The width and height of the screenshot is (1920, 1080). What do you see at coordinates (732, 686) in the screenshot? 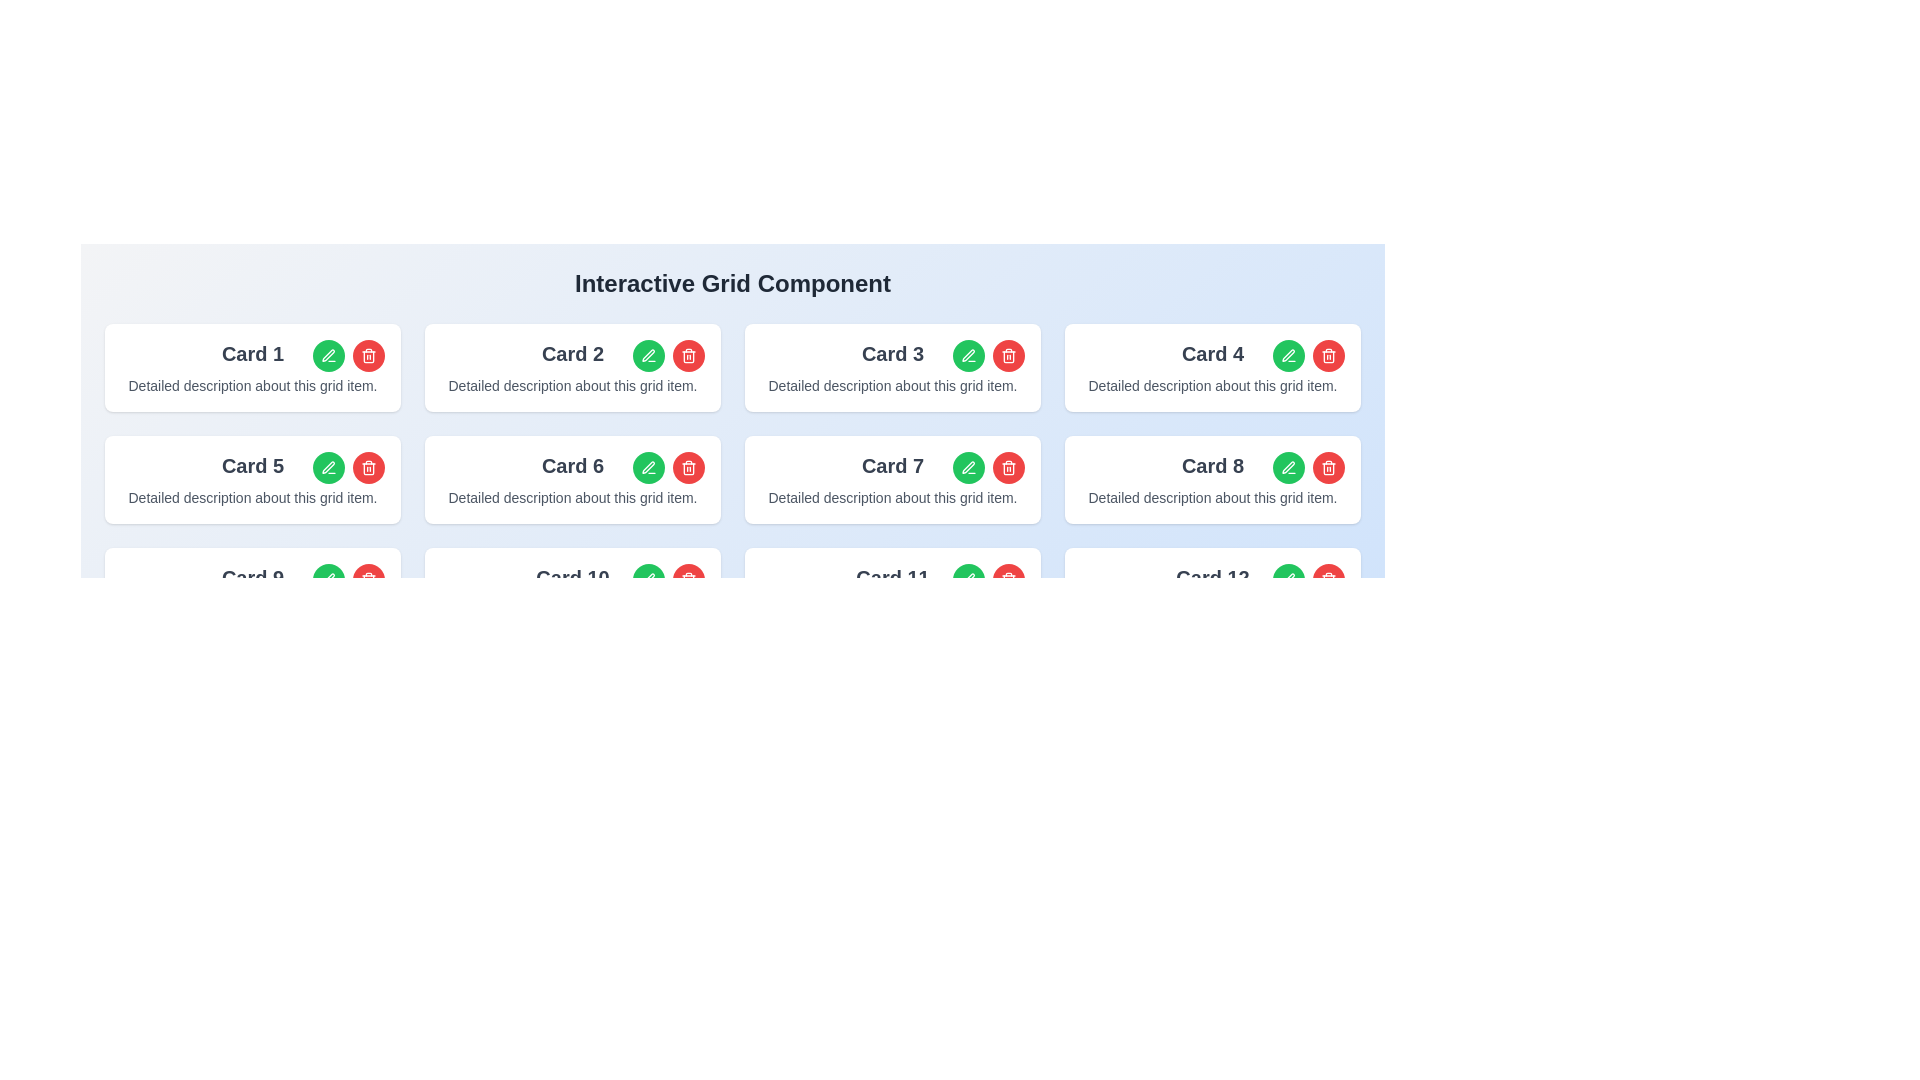
I see `the button that initiates the process of adding a new item, located below a grid layout and centered horizontally within the layout` at bounding box center [732, 686].